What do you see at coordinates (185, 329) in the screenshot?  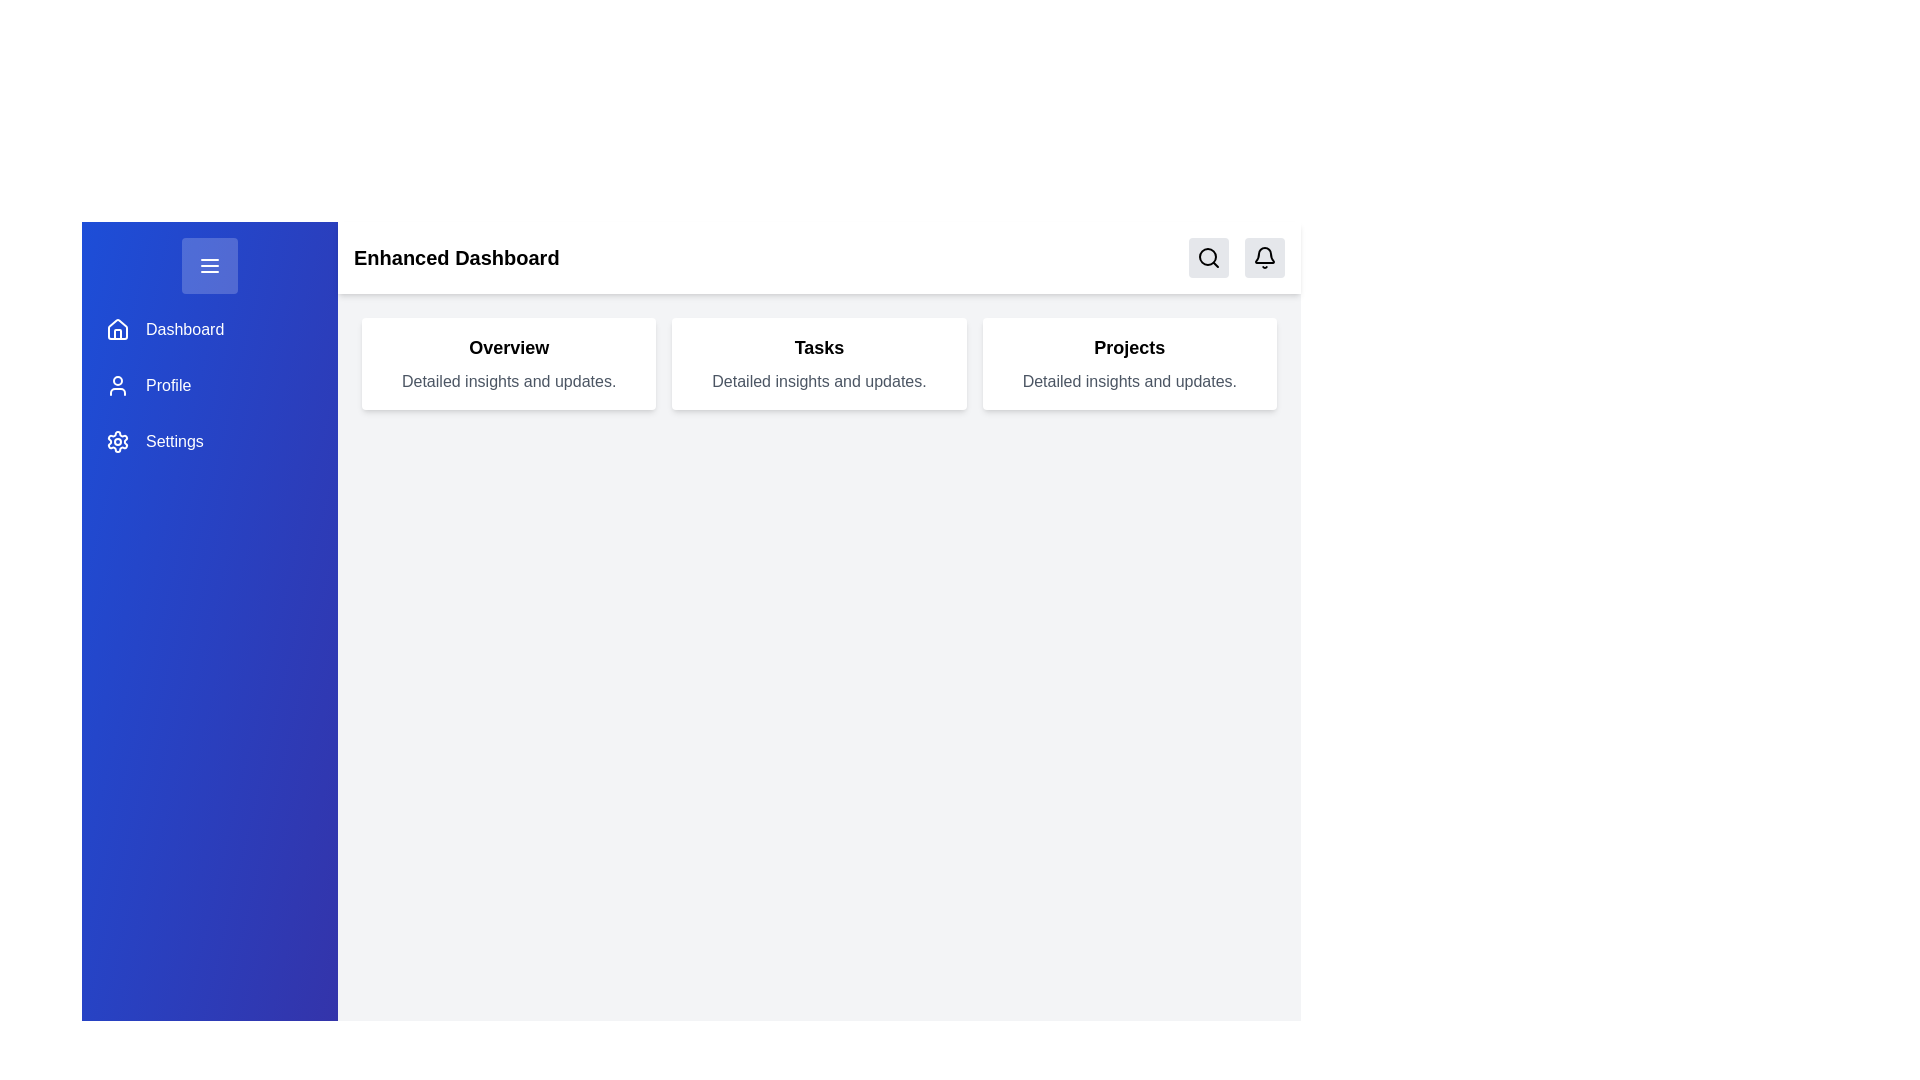 I see `the 'Dashboard' label in the navigation sidebar` at bounding box center [185, 329].